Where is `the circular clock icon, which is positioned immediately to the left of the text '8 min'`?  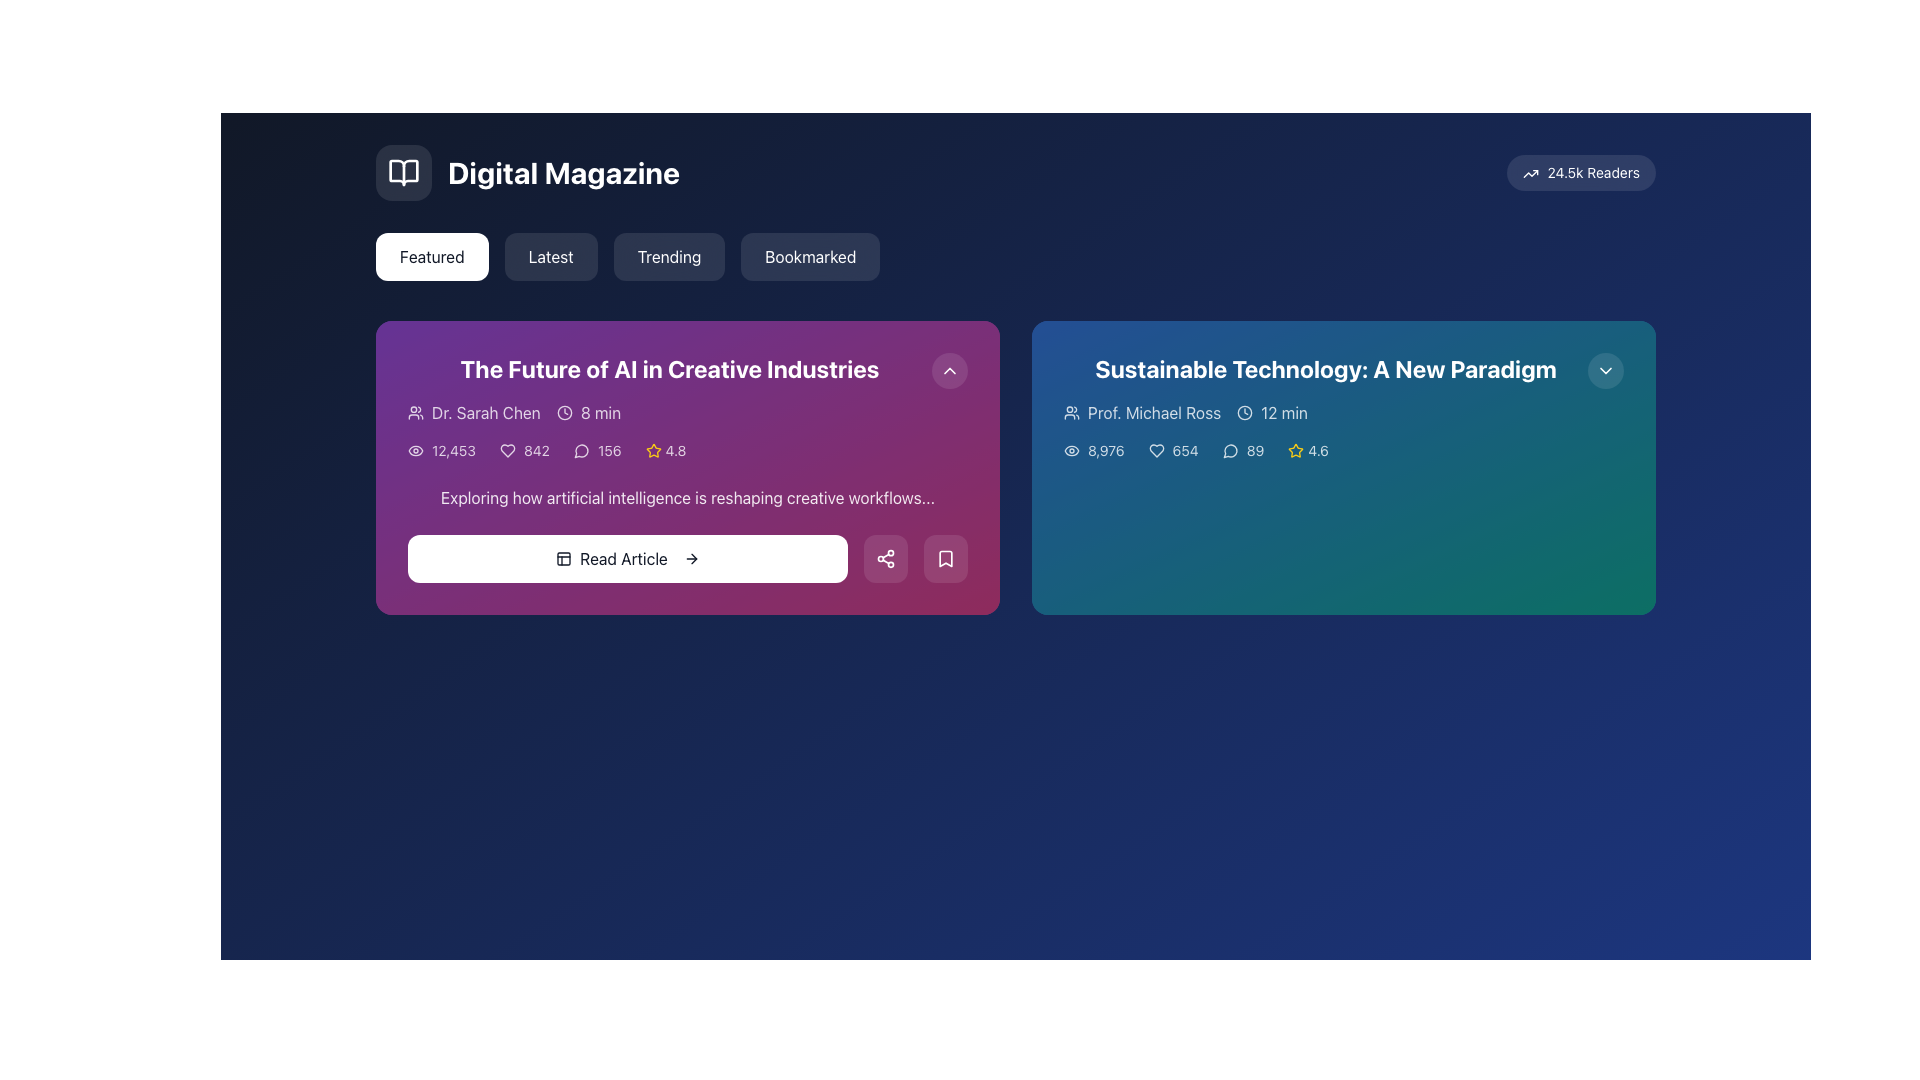
the circular clock icon, which is positioned immediately to the left of the text '8 min' is located at coordinates (563, 411).